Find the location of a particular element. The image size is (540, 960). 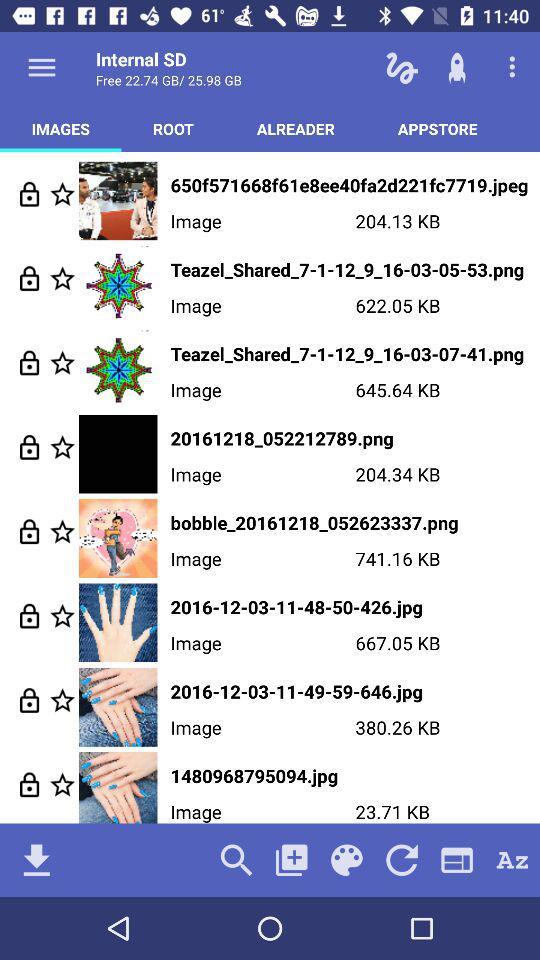

lock image is located at coordinates (28, 277).